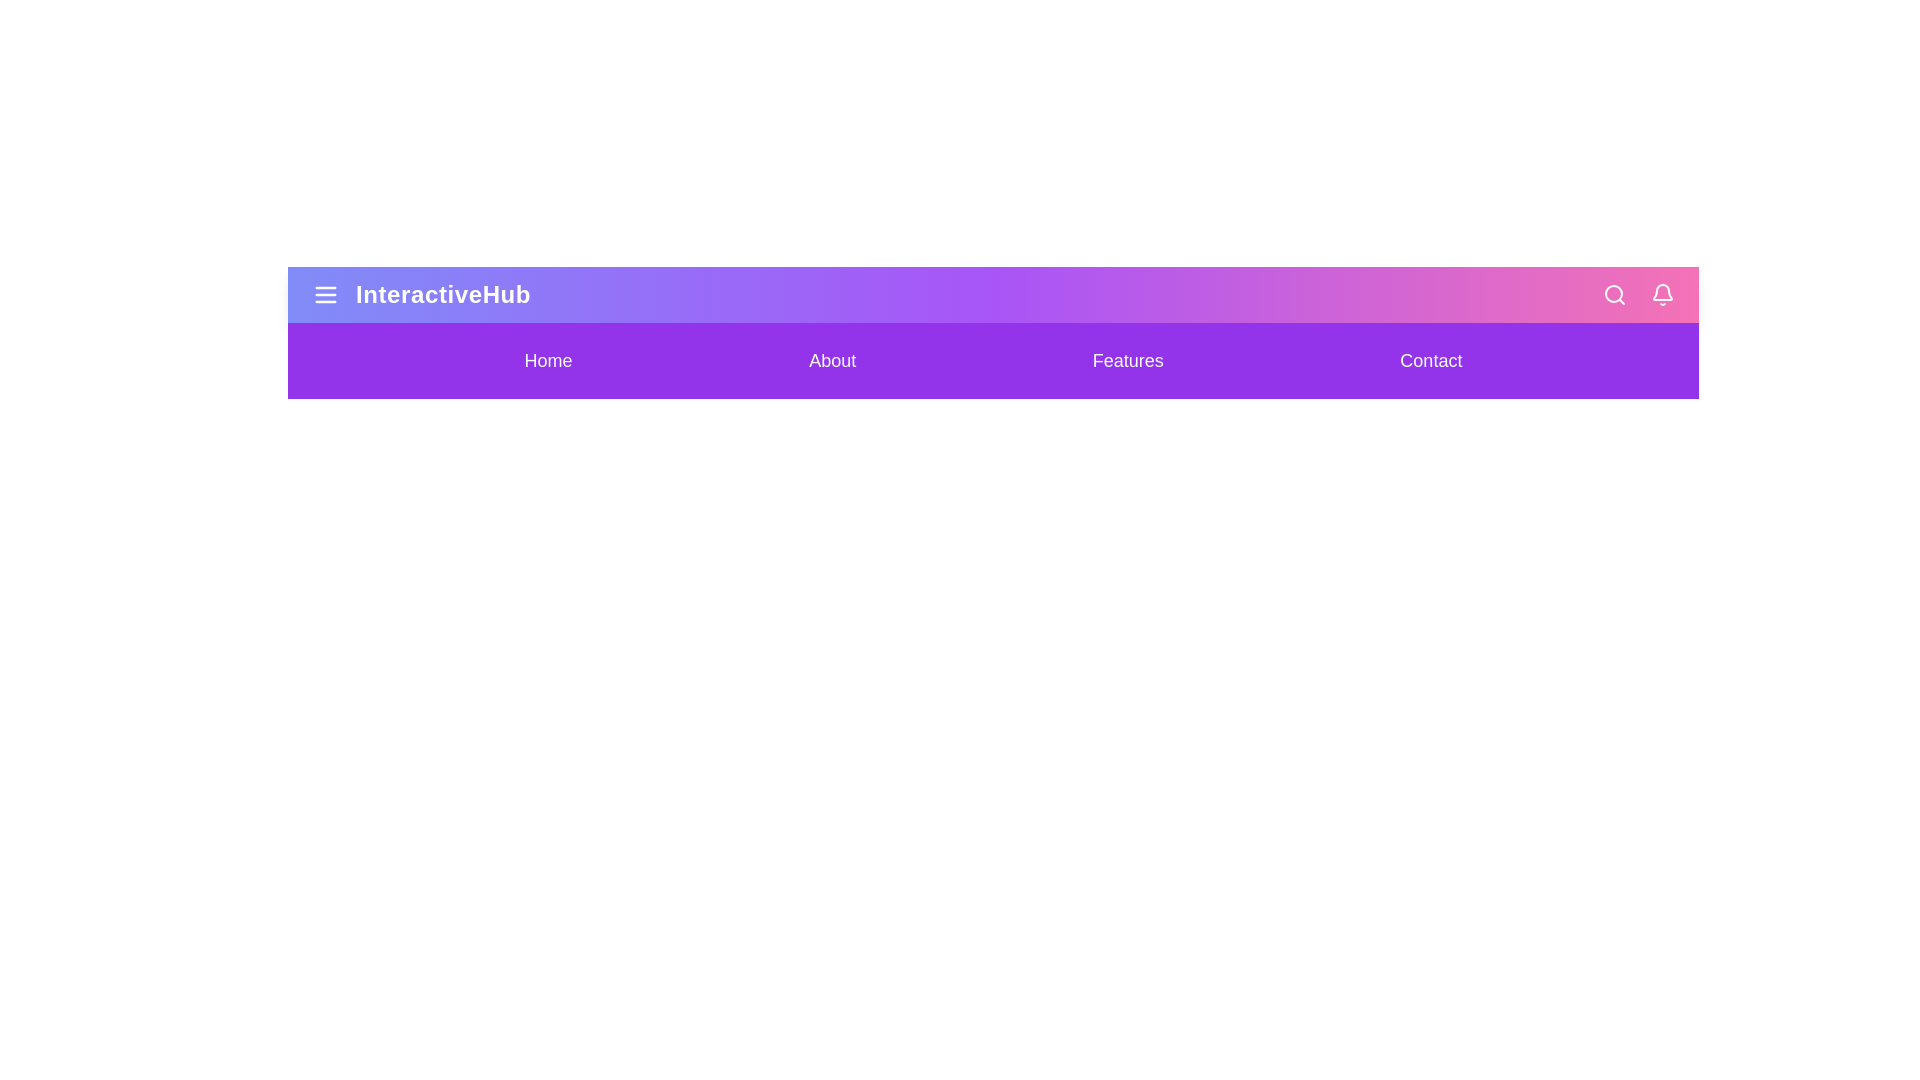  Describe the element at coordinates (326, 294) in the screenshot. I see `the menu icon to toggle the visibility of the menu` at that location.